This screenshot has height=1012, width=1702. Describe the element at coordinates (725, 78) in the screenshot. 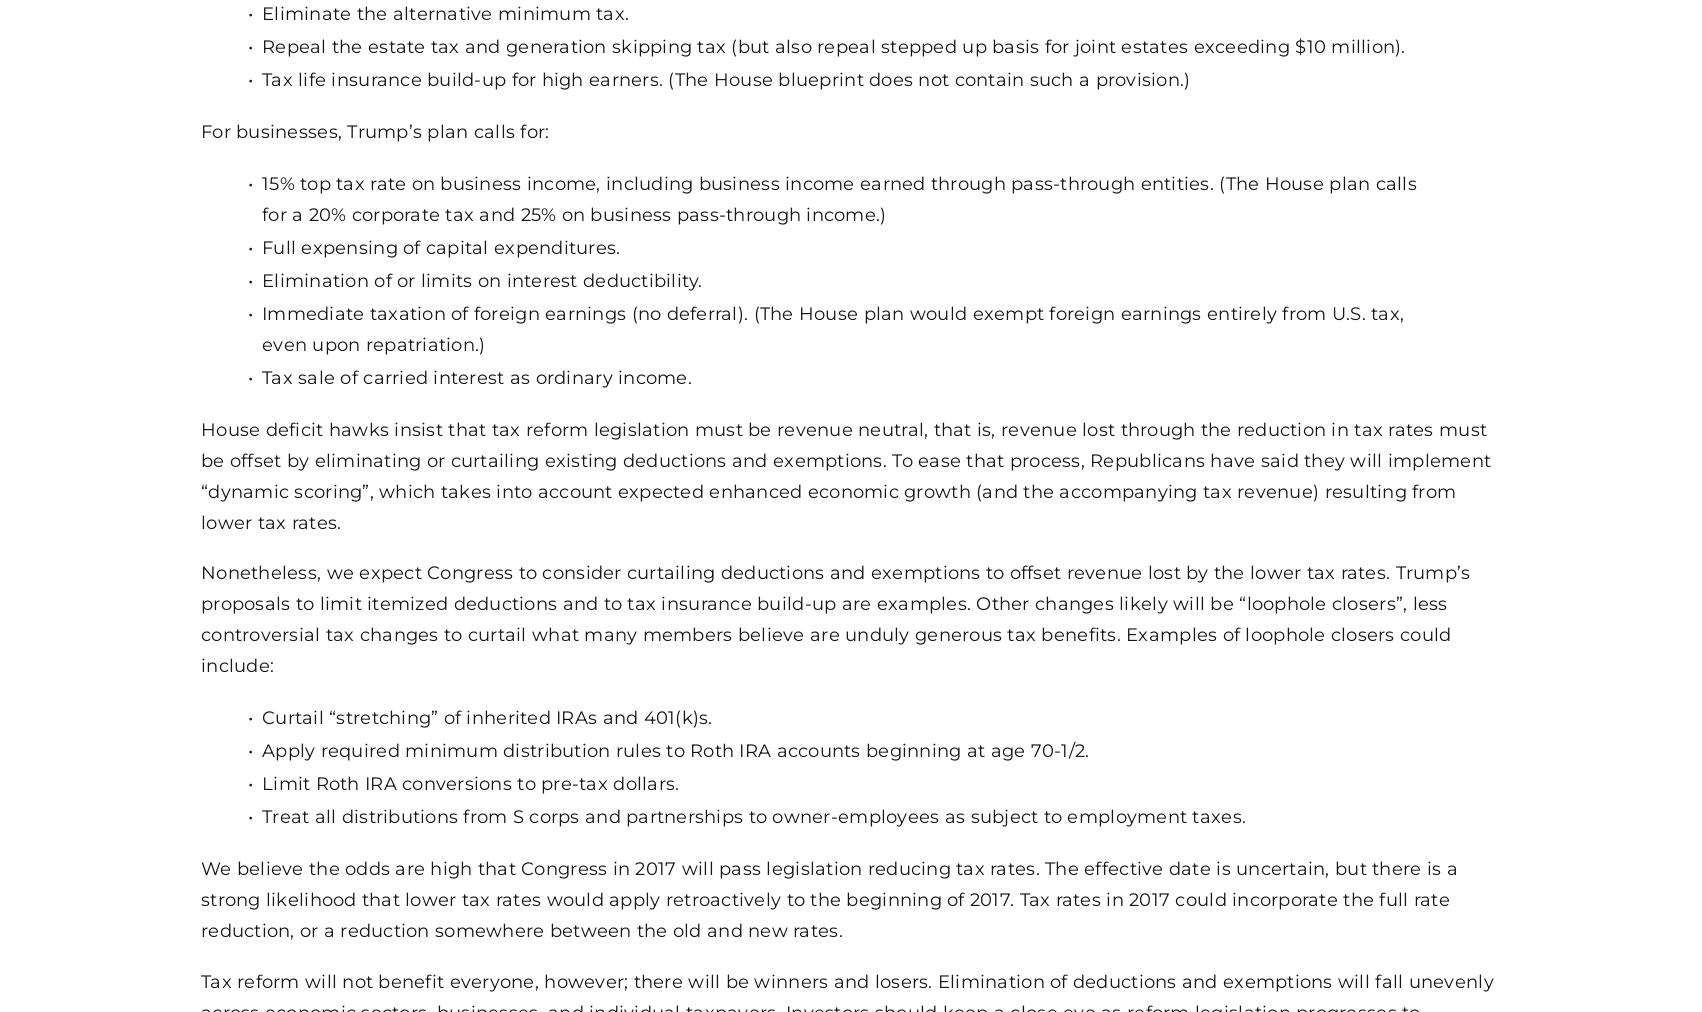

I see `'Tax life insurance build-up for high earners. (The House blueprint does not contain such a provision.)'` at that location.